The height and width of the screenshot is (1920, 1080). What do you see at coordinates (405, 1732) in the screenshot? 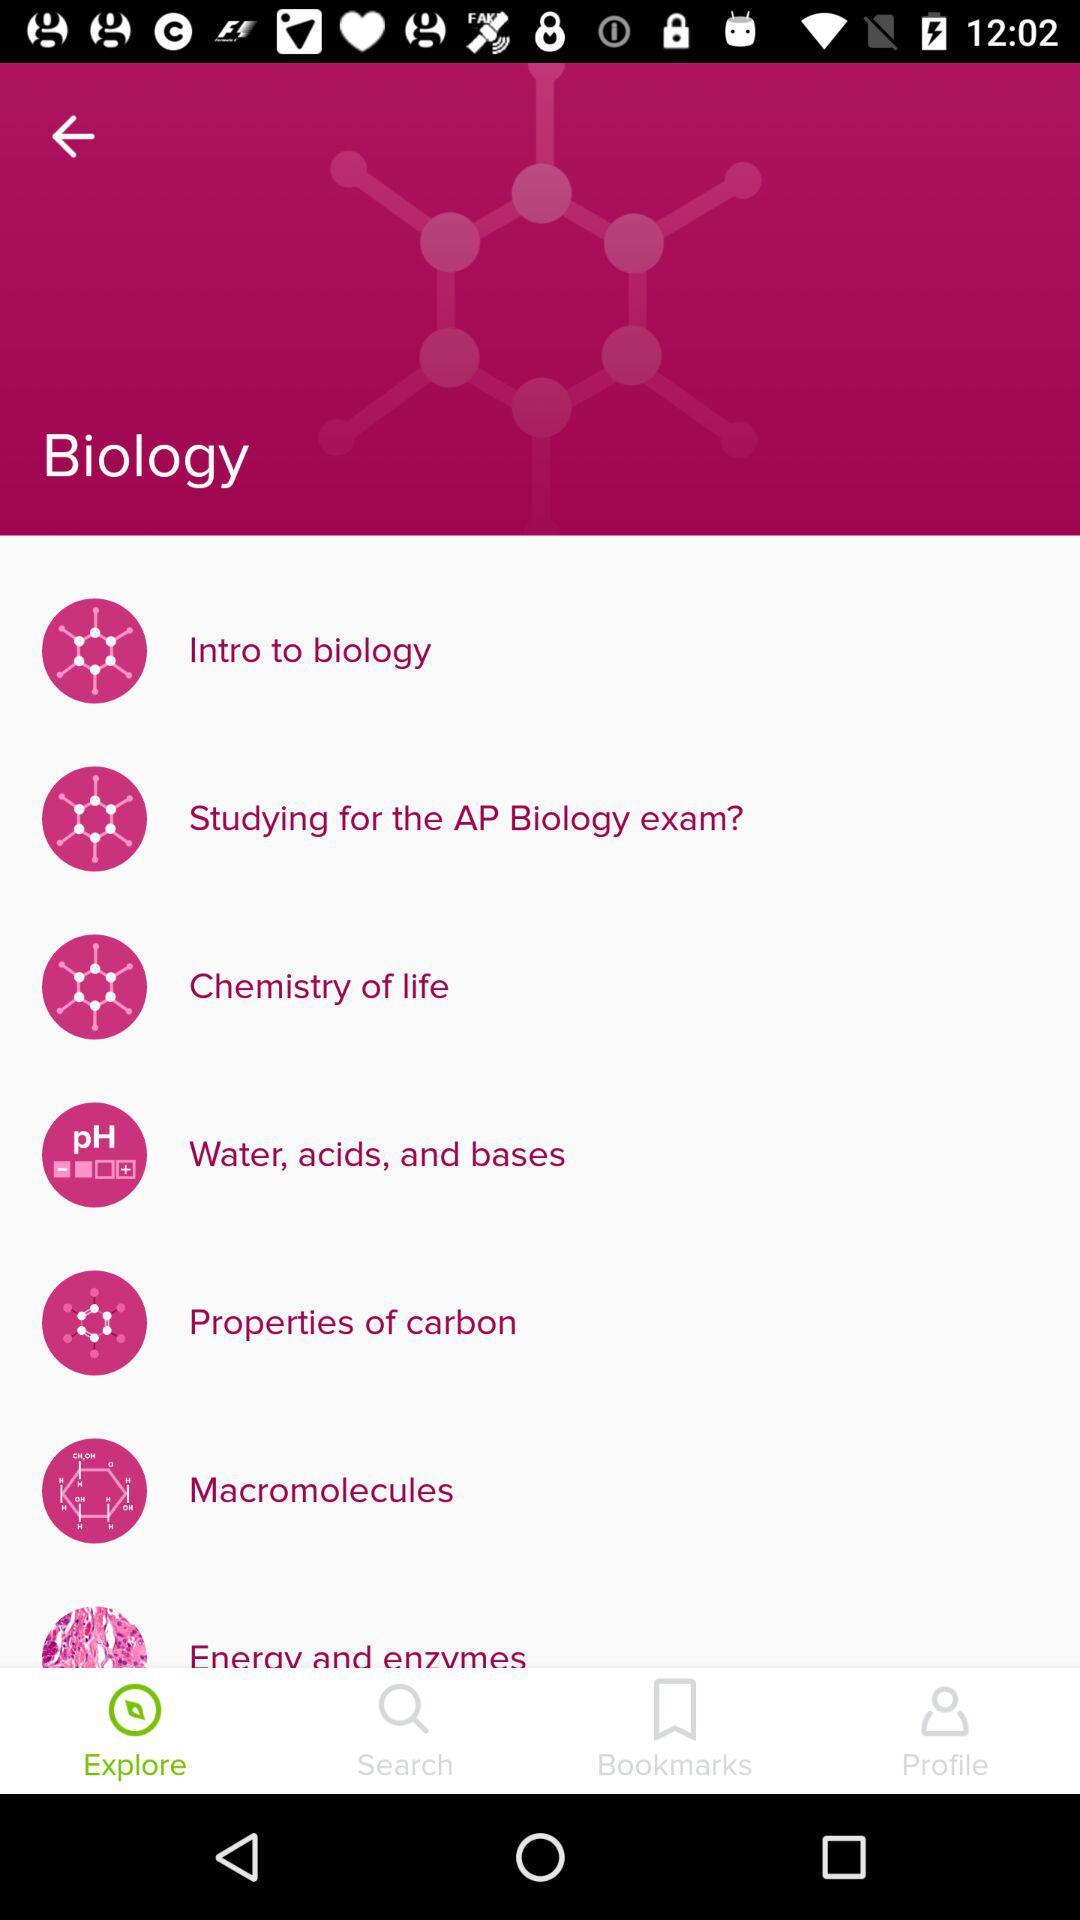
I see `search` at bounding box center [405, 1732].